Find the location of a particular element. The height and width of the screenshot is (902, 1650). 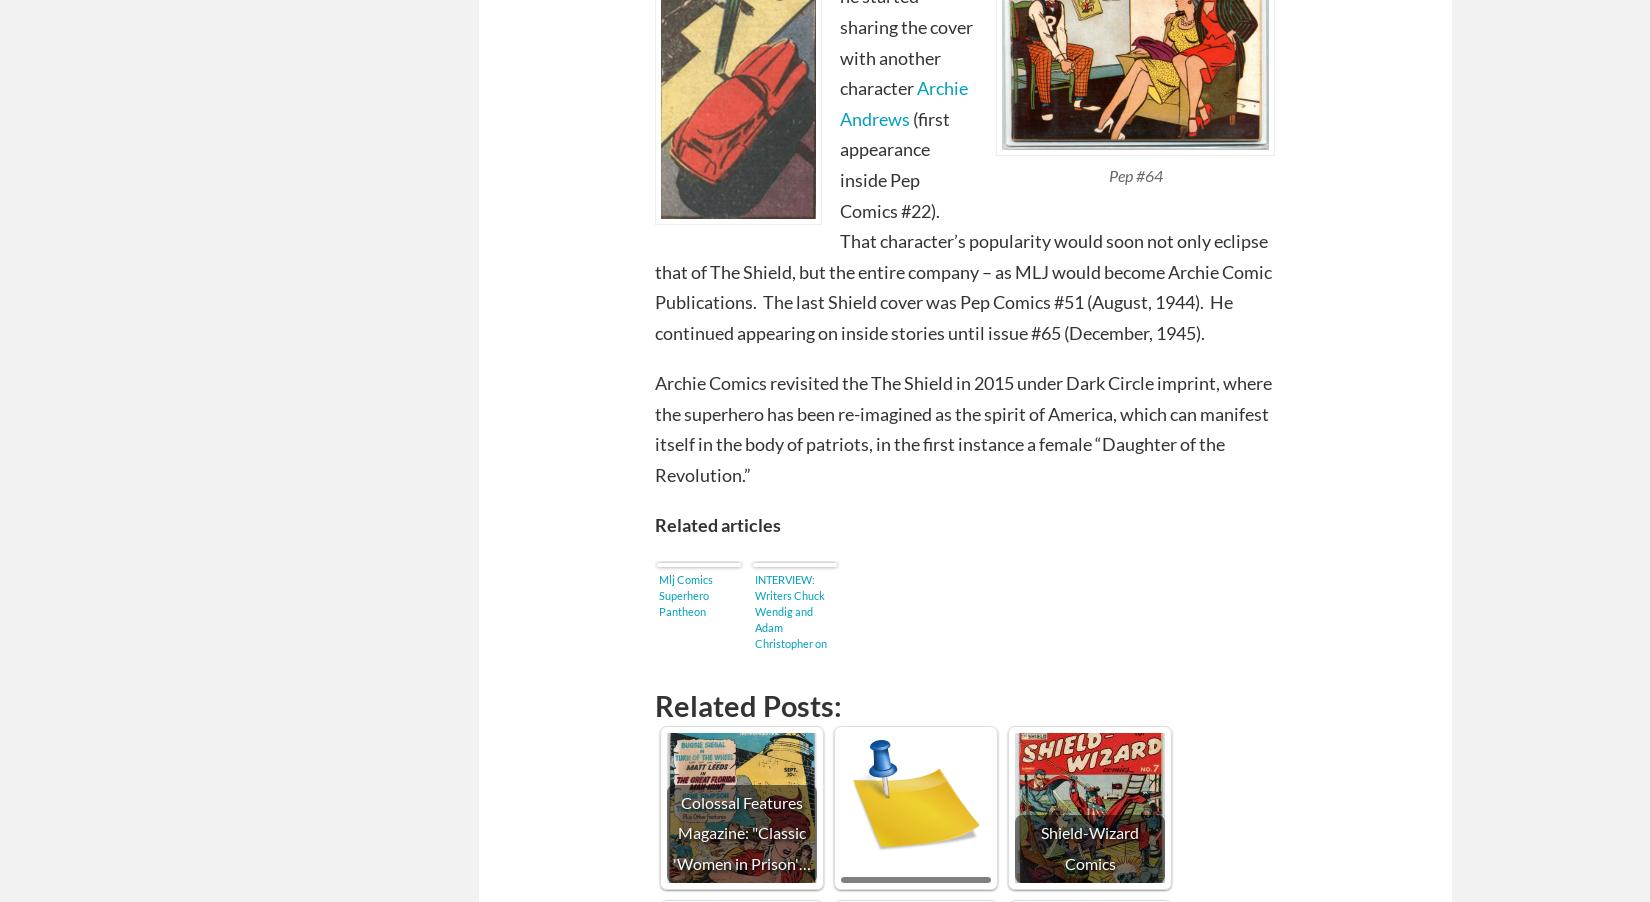

'Pep #64' is located at coordinates (1135, 173).